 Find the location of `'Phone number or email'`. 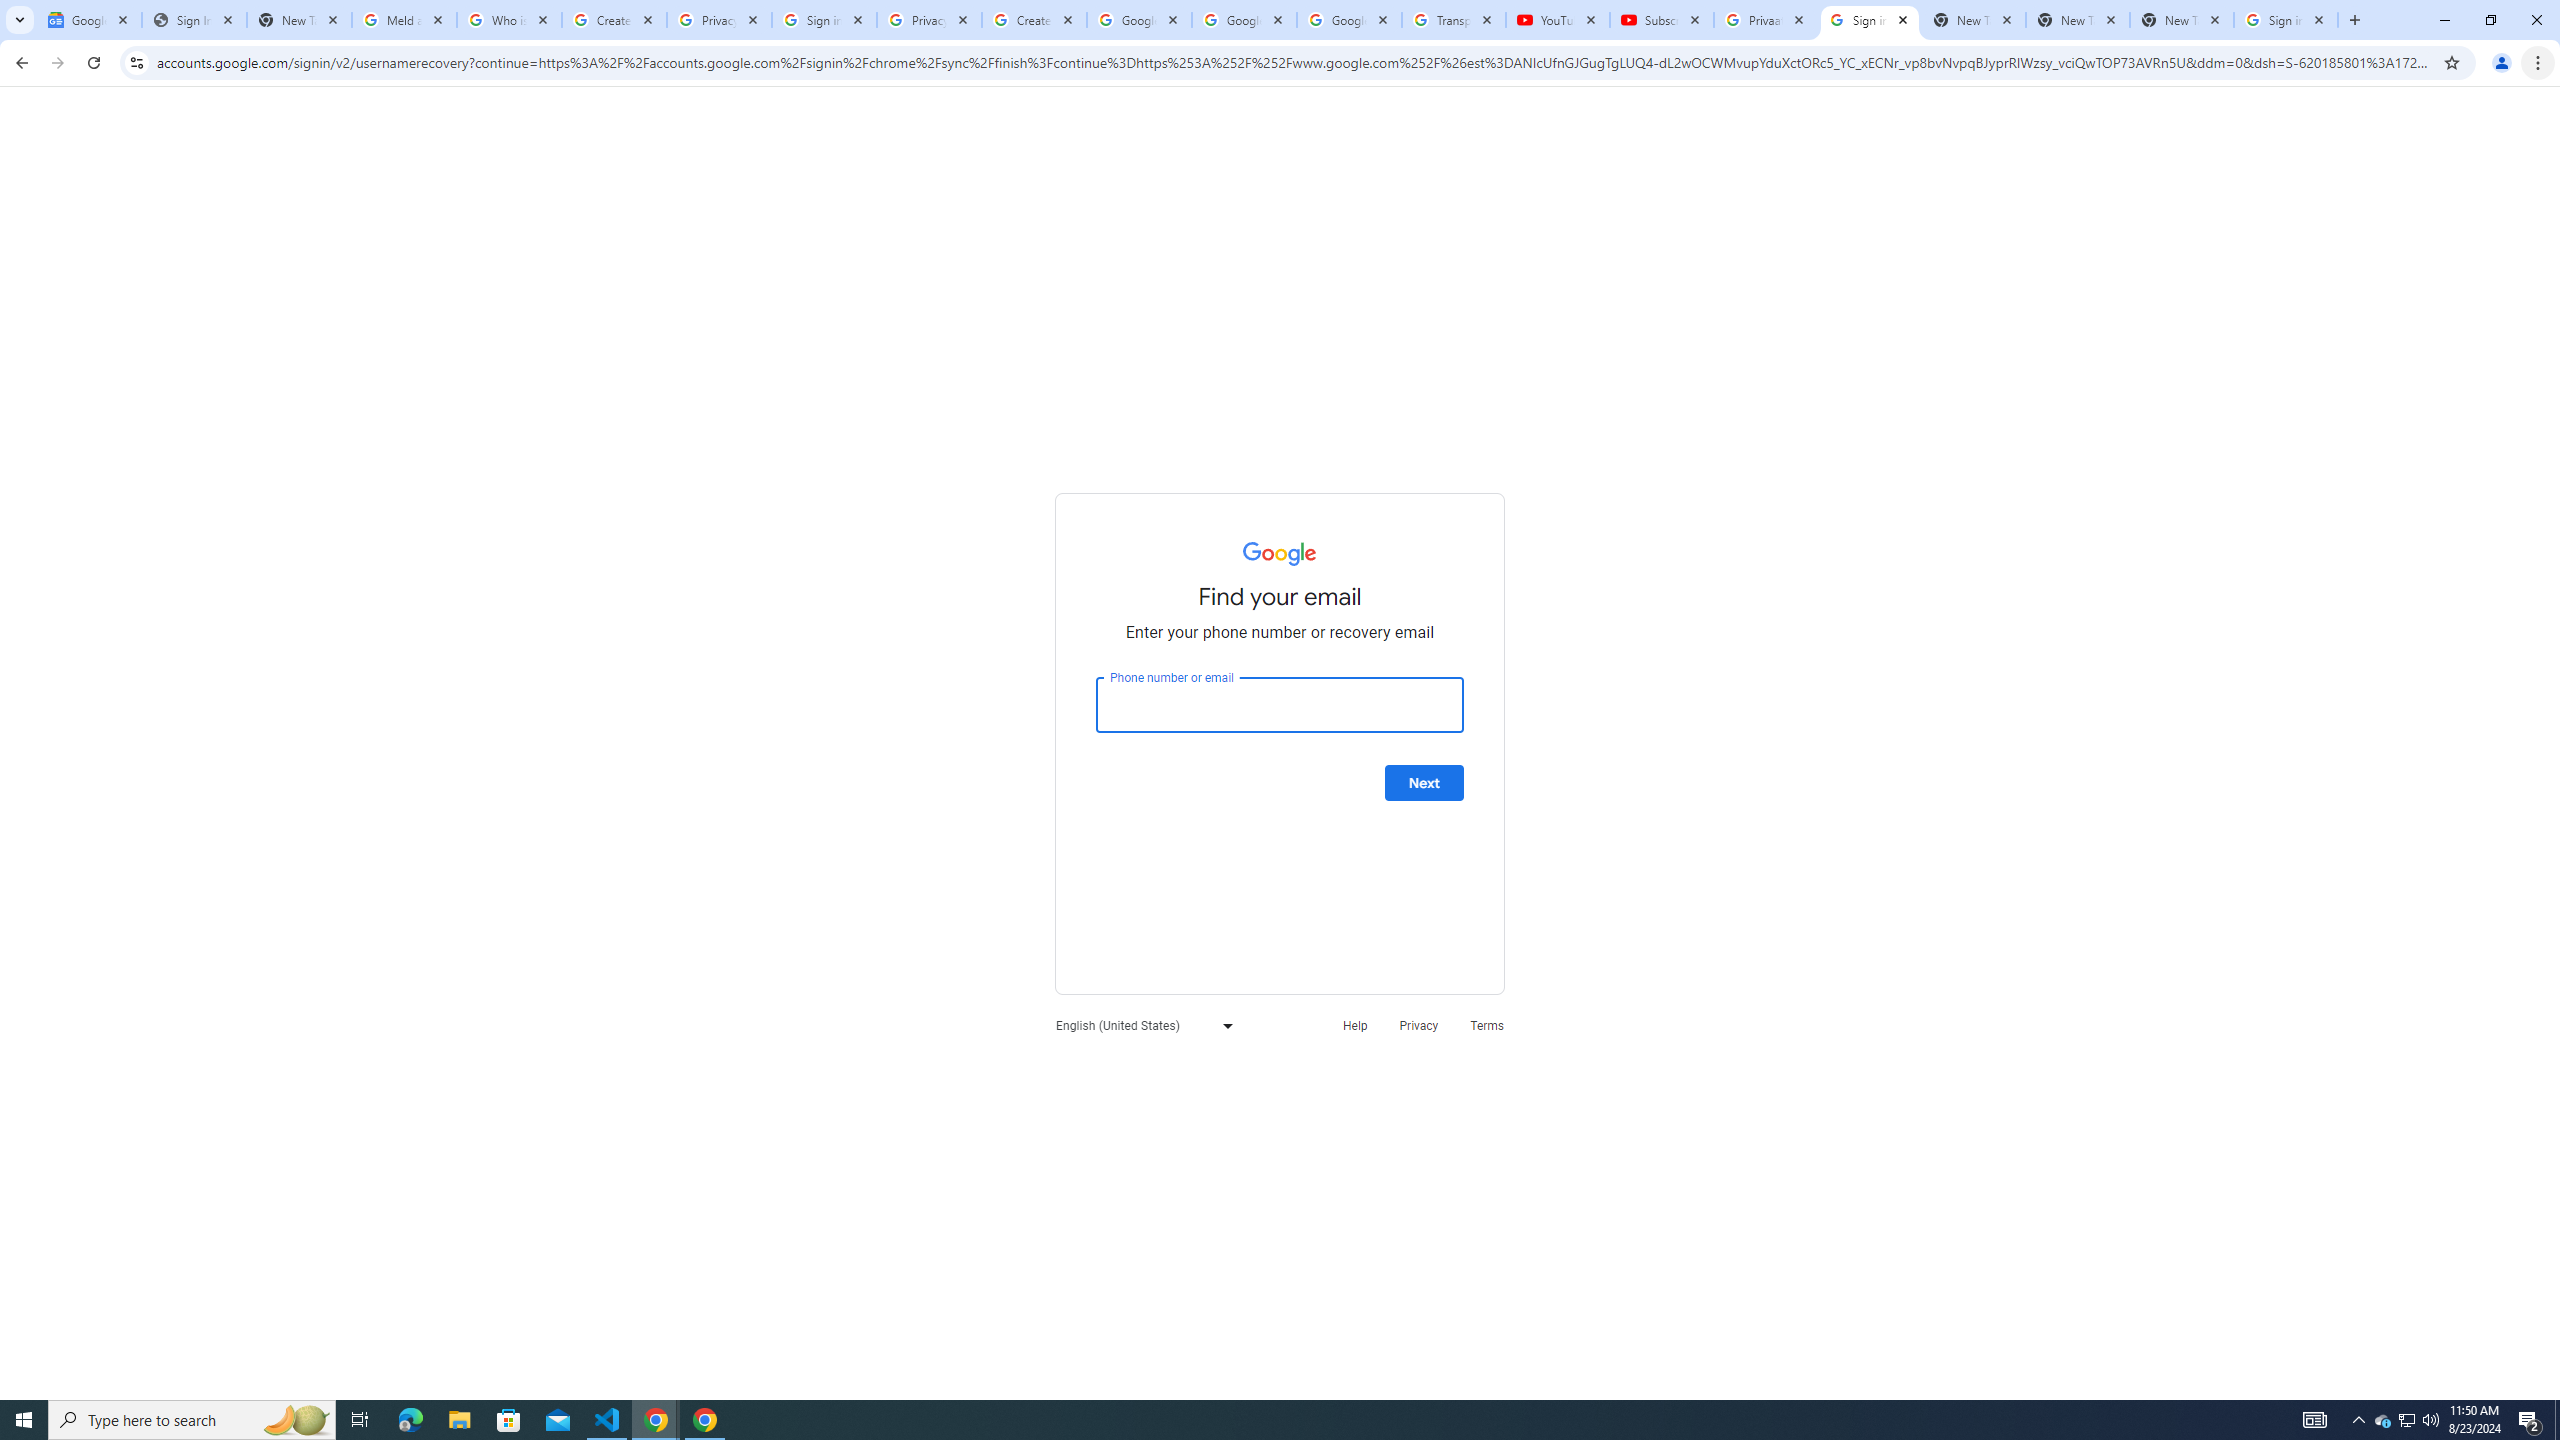

'Phone number or email' is located at coordinates (1280, 704).